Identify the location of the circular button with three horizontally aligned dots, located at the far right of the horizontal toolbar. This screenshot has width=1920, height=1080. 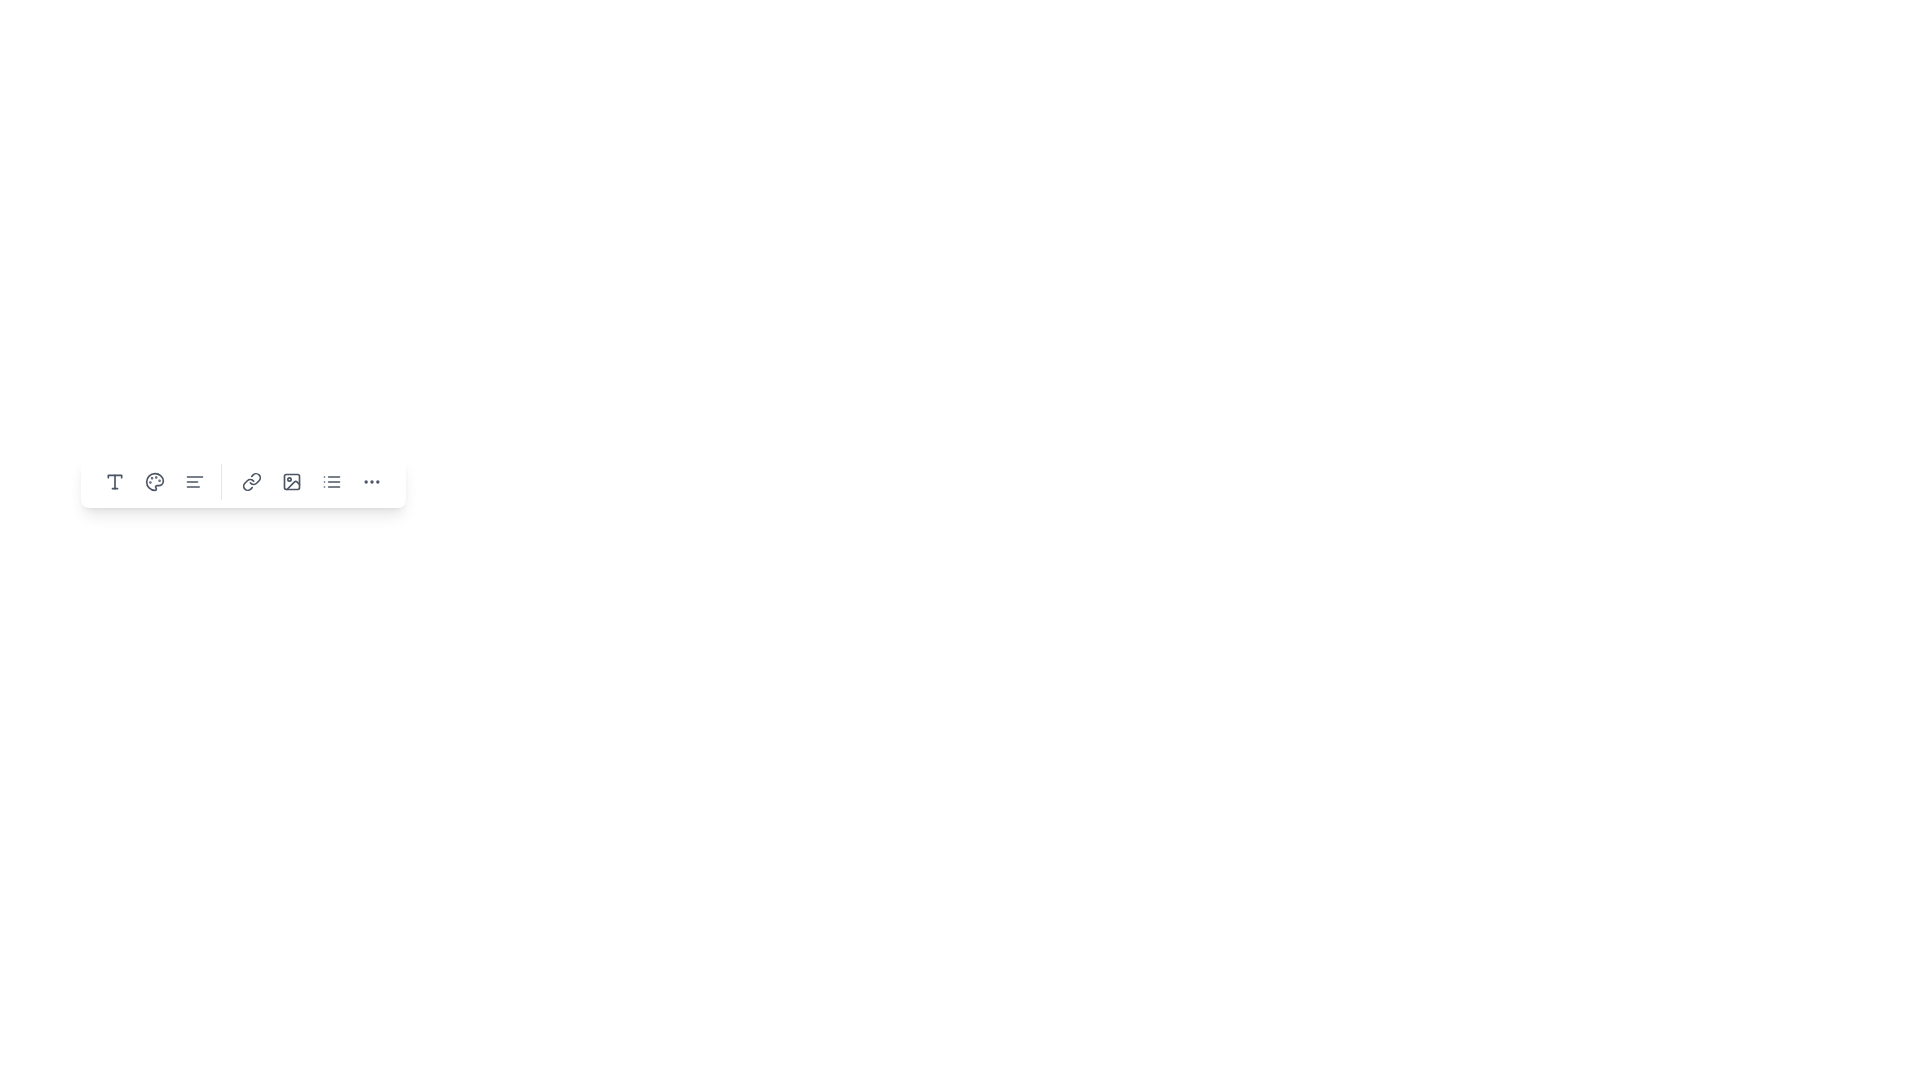
(372, 482).